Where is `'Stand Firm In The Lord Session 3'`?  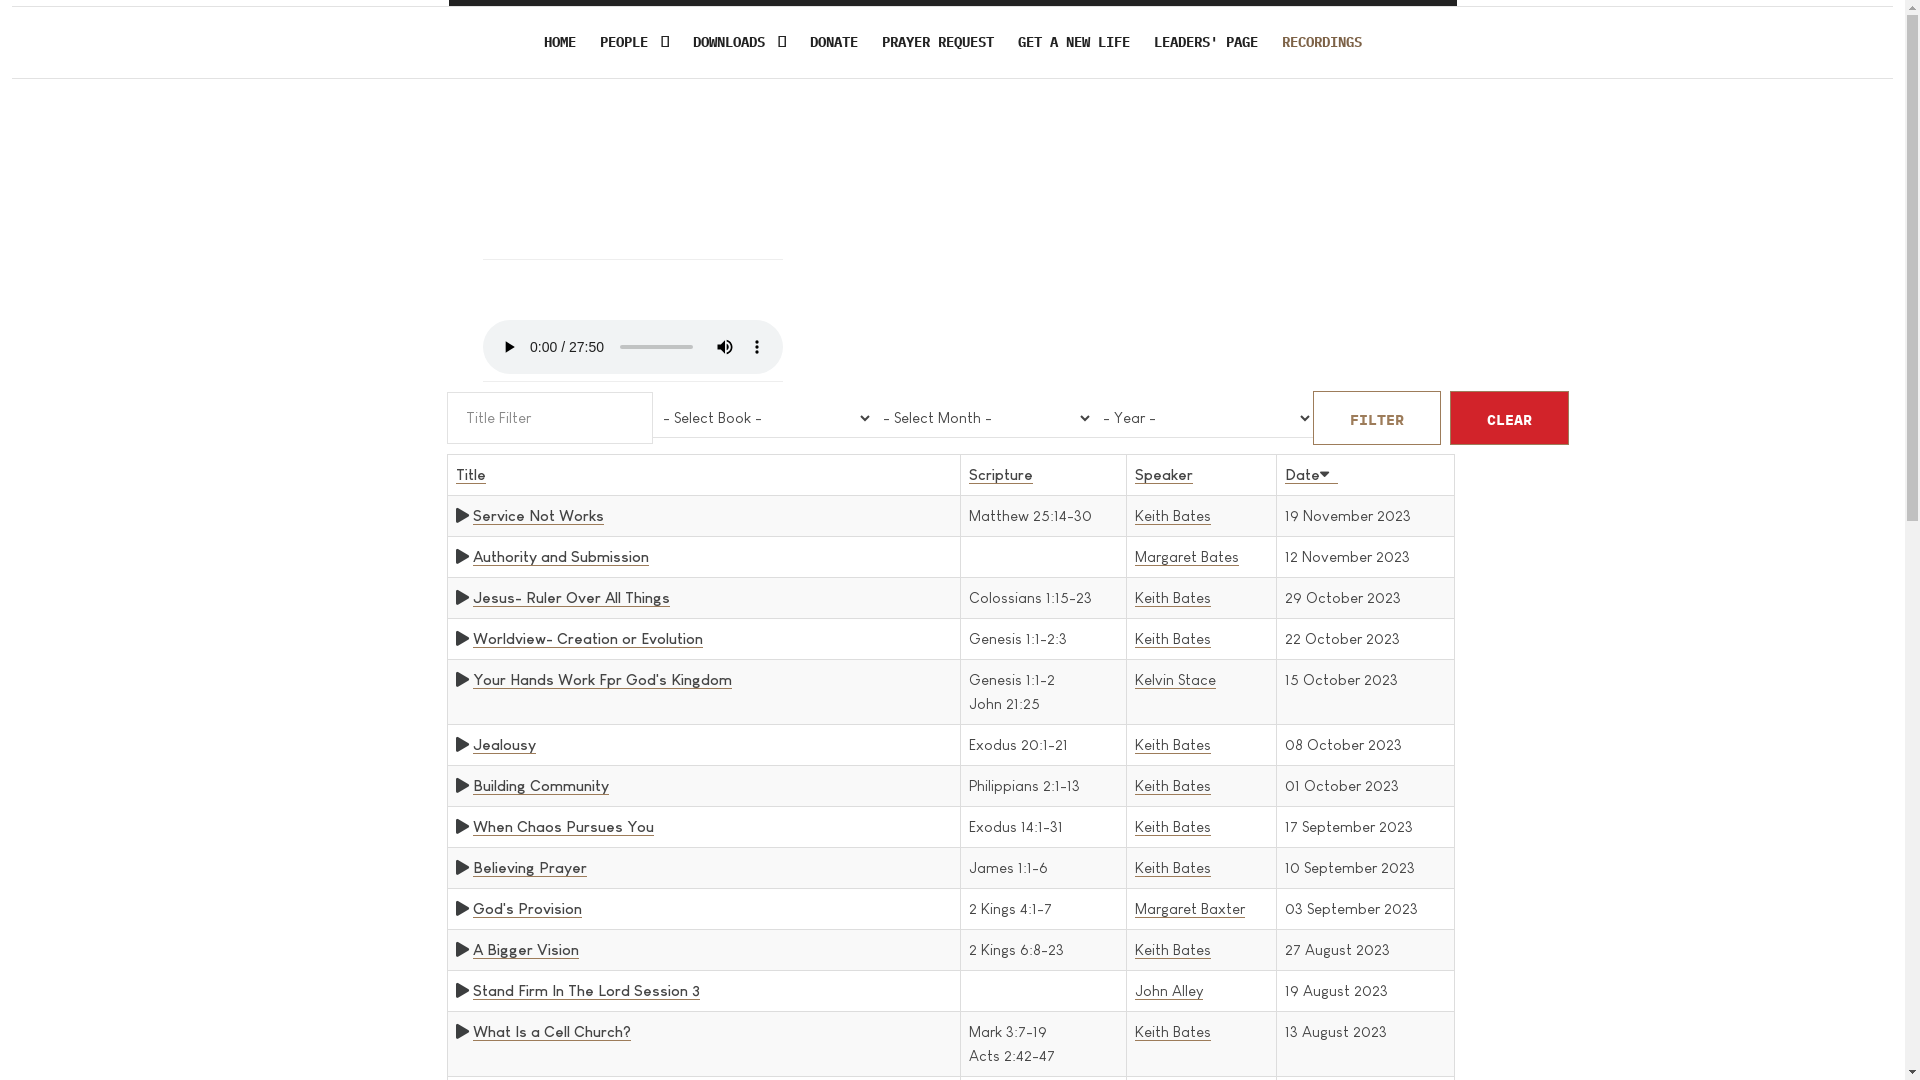
'Stand Firm In The Lord Session 3' is located at coordinates (470, 991).